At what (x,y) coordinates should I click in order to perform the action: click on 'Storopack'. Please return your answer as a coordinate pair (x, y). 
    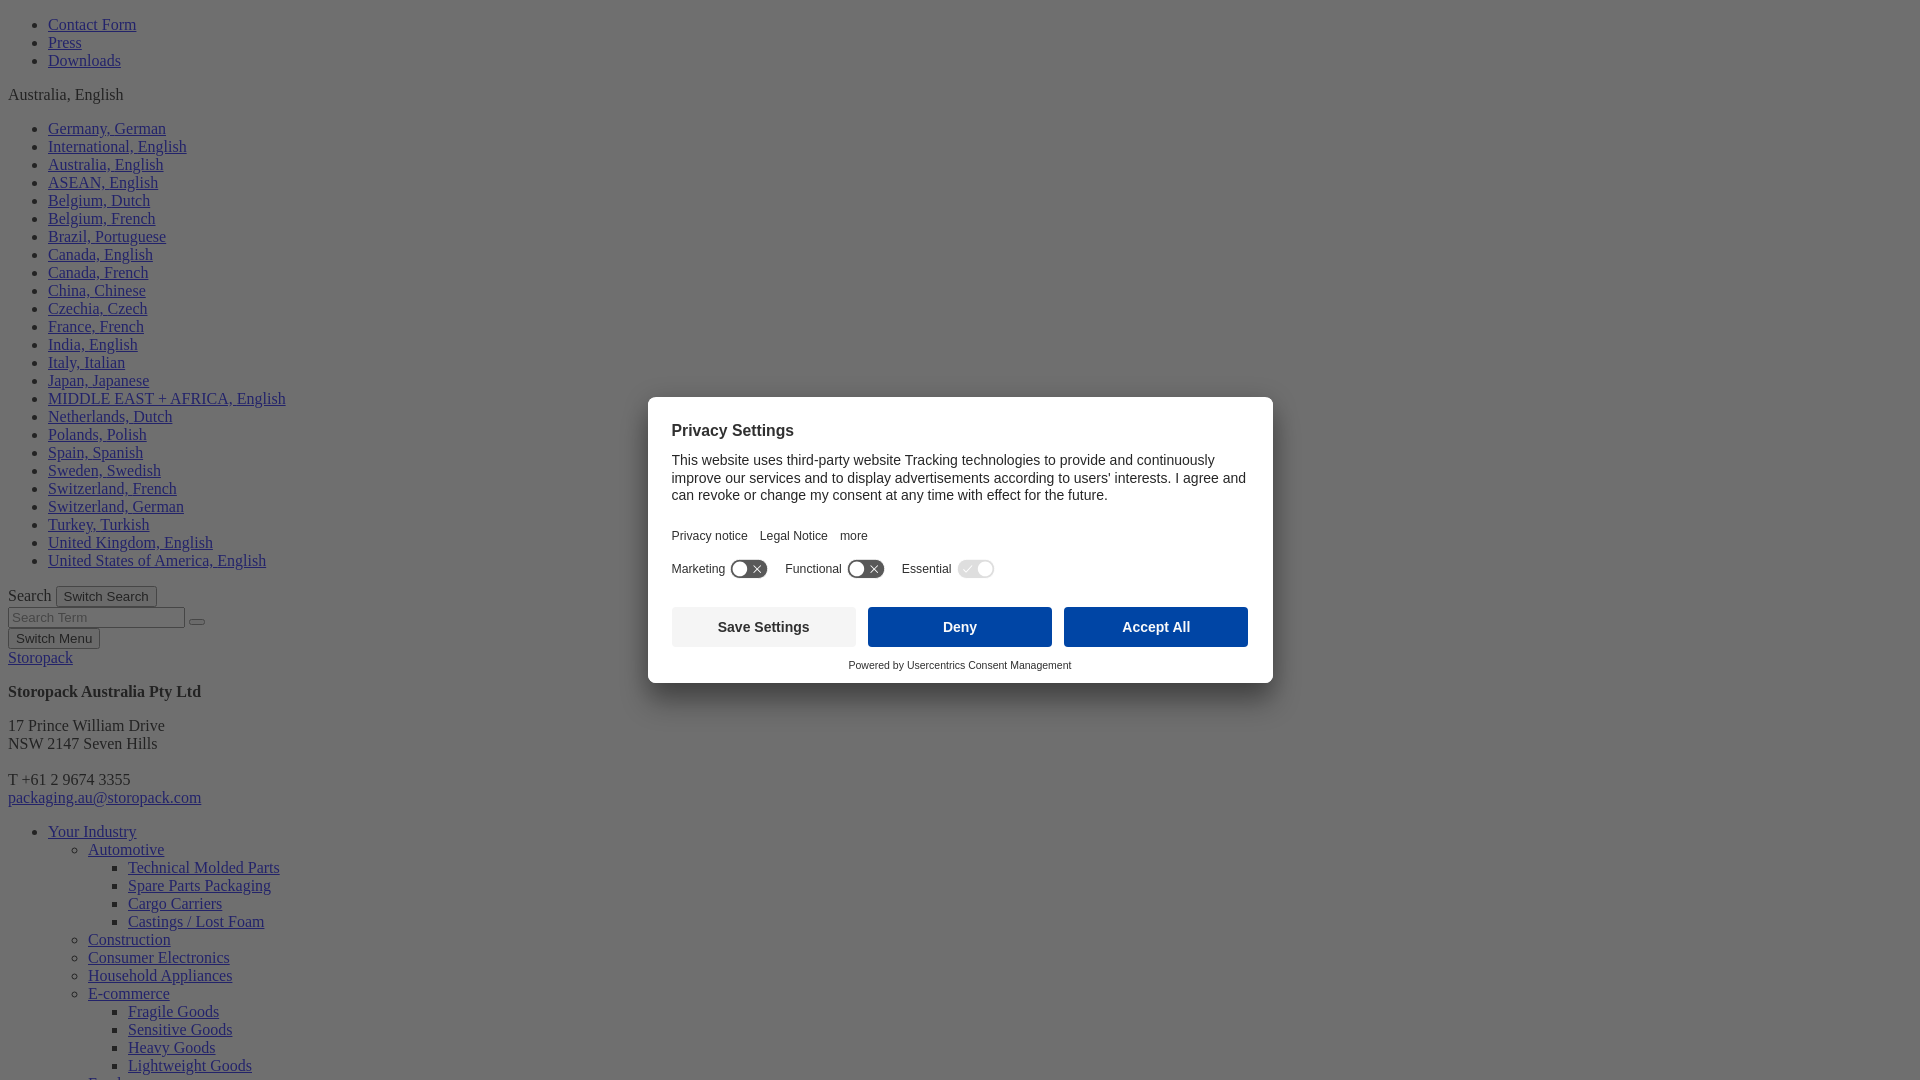
    Looking at the image, I should click on (40, 657).